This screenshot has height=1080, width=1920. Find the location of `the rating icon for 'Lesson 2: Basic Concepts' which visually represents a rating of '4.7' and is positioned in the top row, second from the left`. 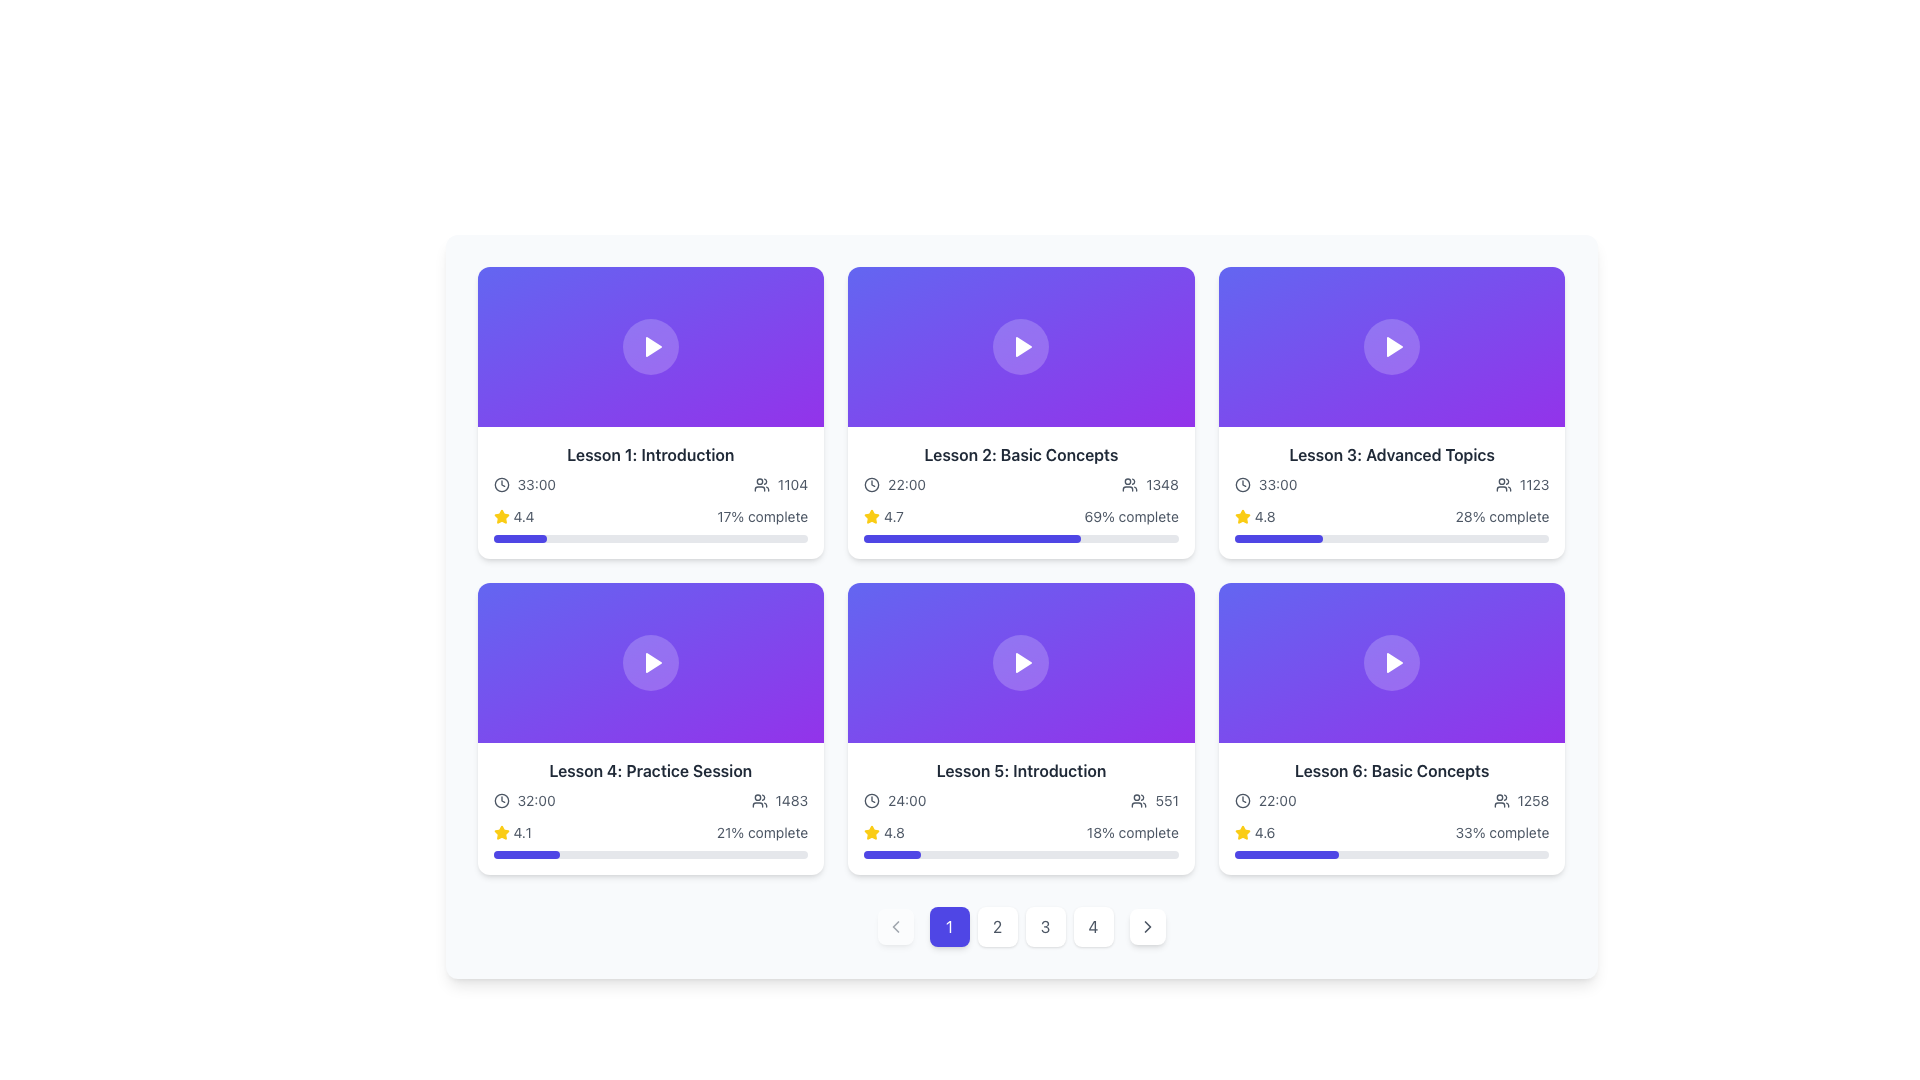

the rating icon for 'Lesson 2: Basic Concepts' which visually represents a rating of '4.7' and is positioned in the top row, second from the left is located at coordinates (872, 515).